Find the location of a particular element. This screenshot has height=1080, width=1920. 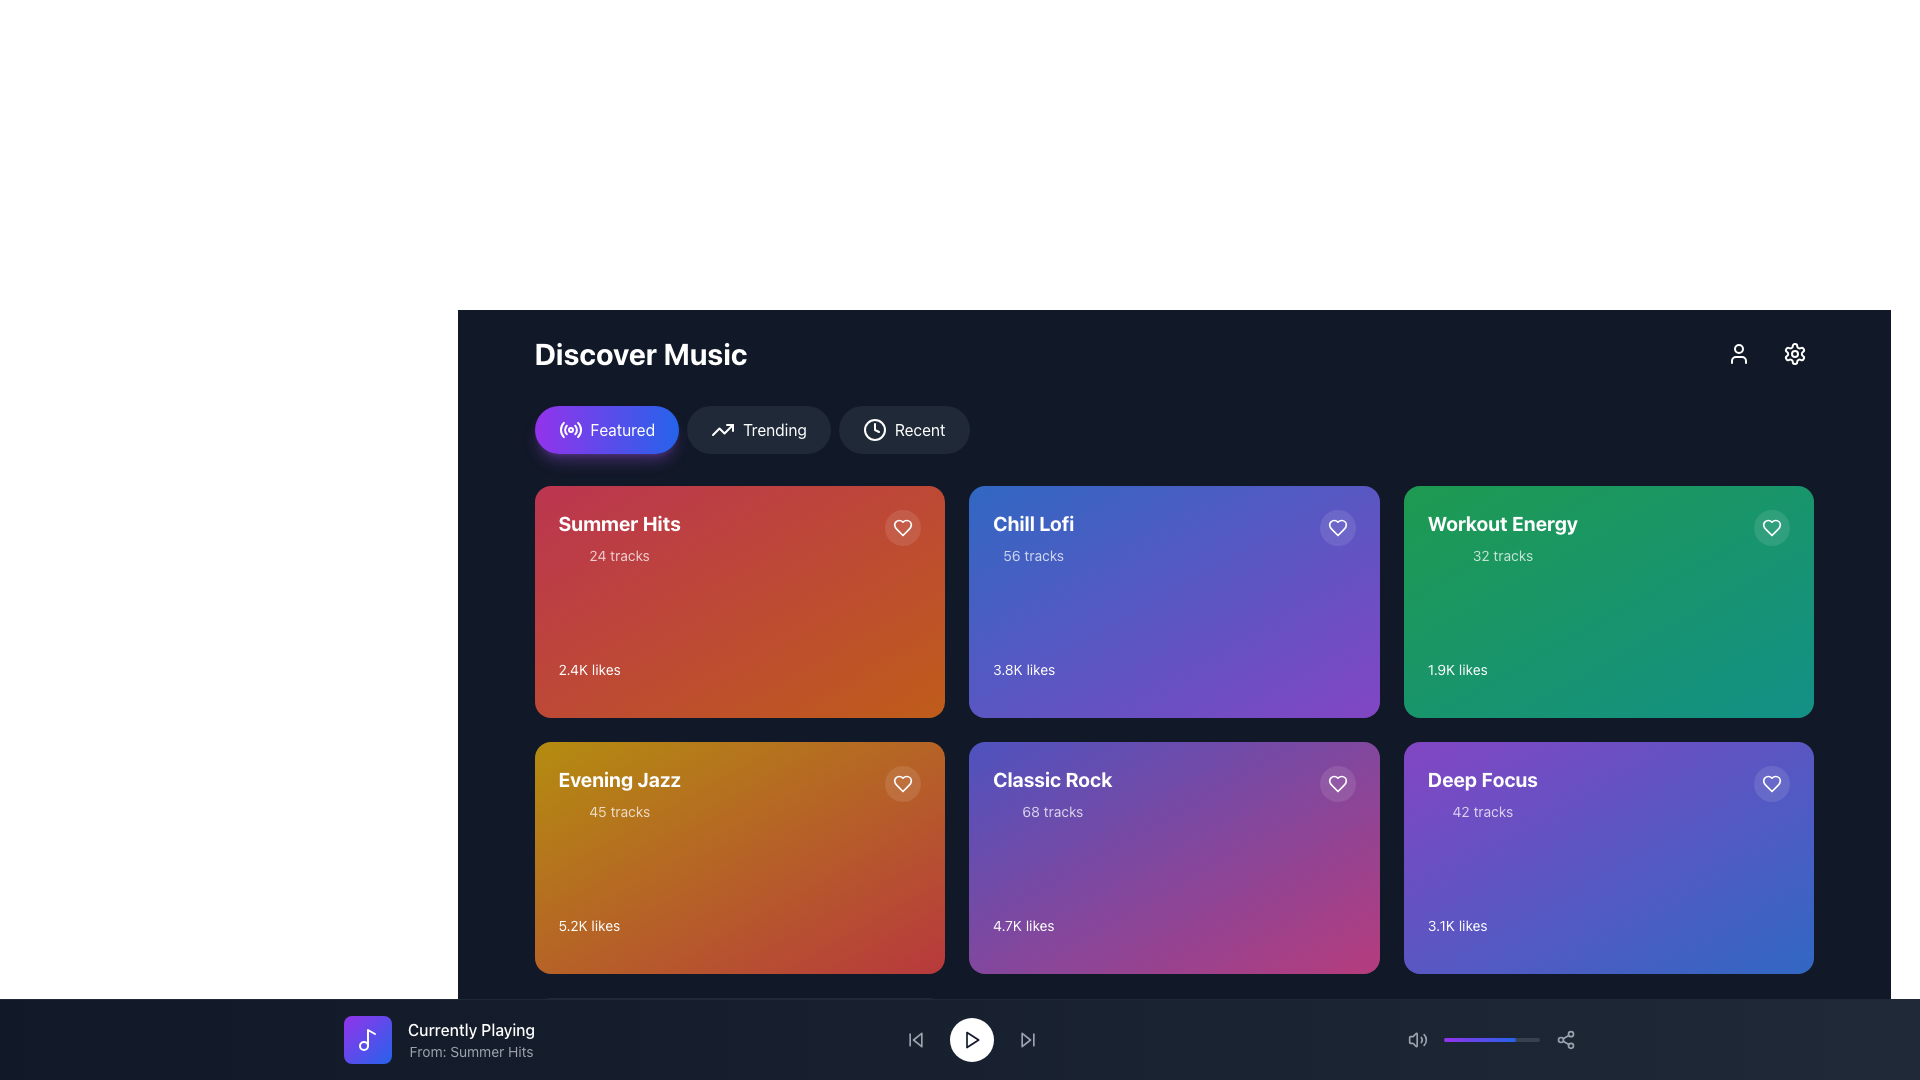

the 'Classic Rock' playlist element is located at coordinates (1051, 793).